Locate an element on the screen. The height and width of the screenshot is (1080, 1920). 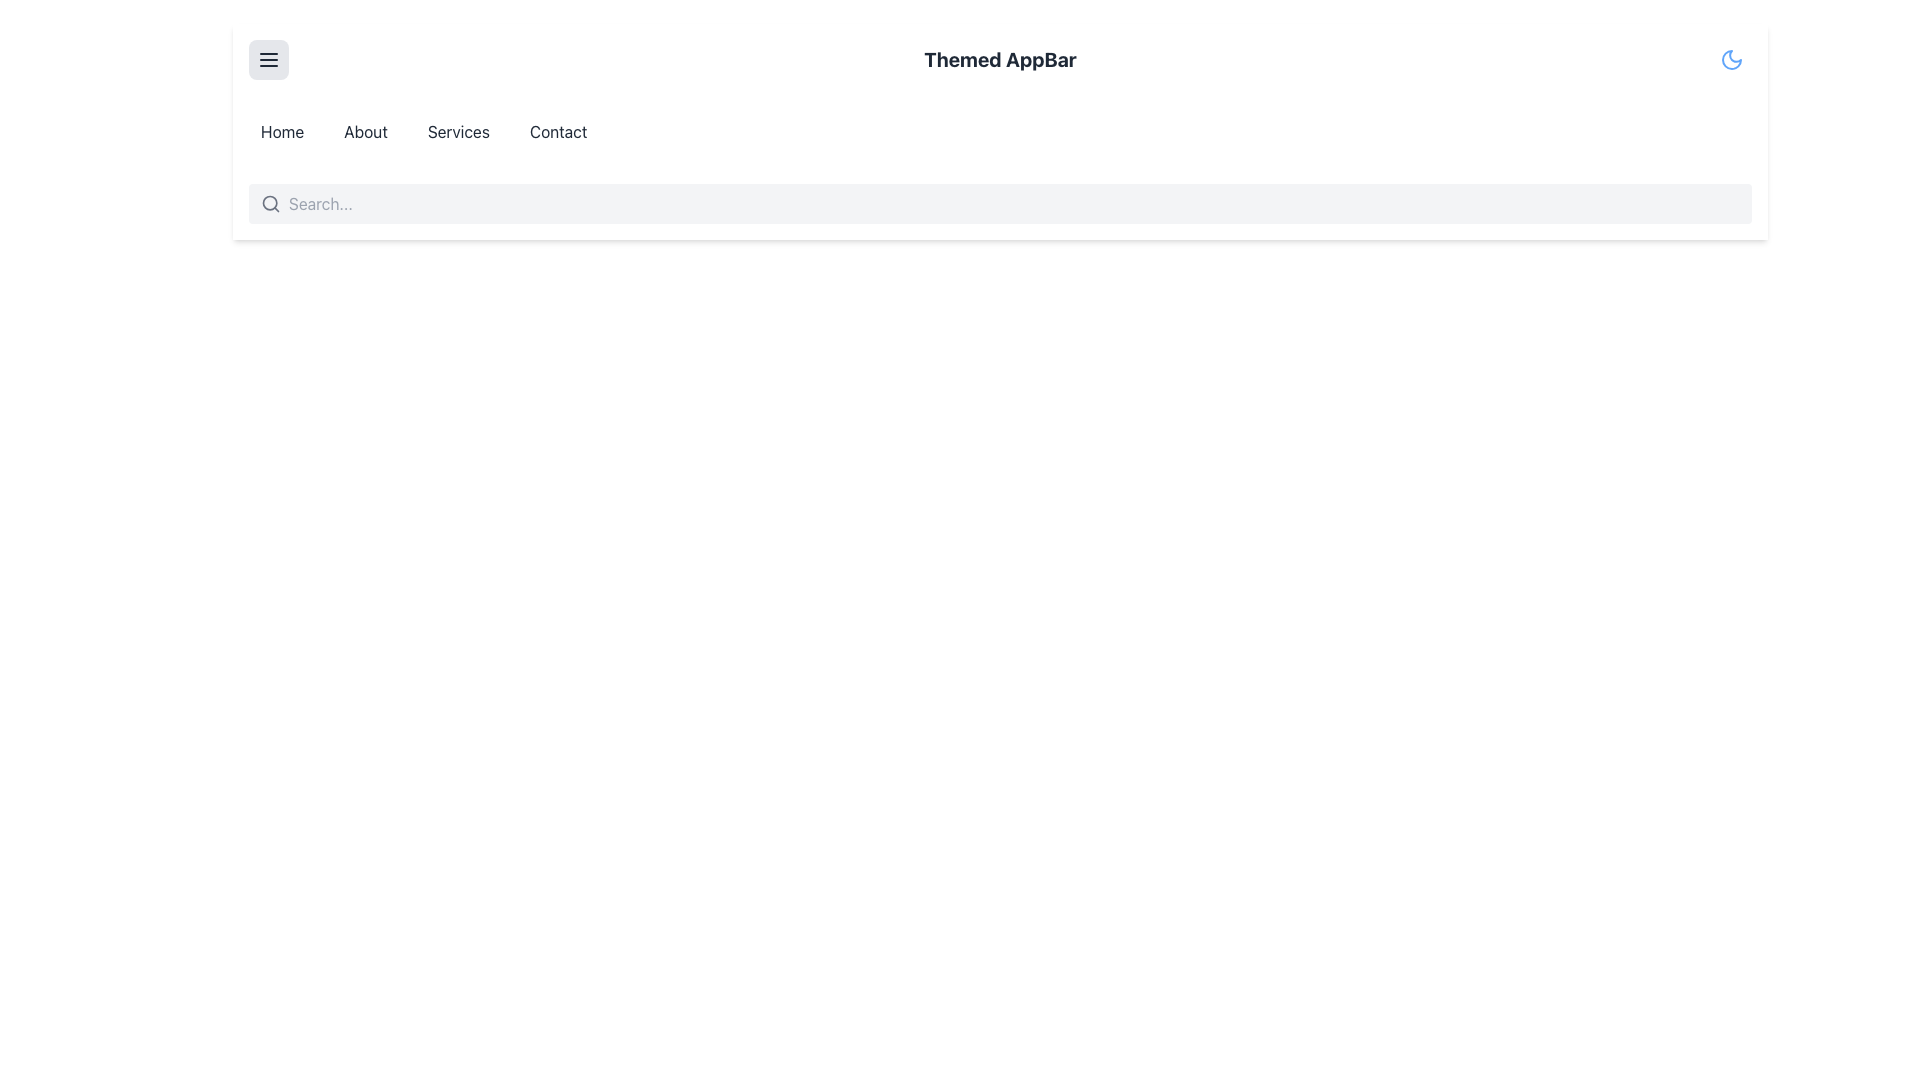
the circular moon button icon located at the top-right of the app's navigation bar is located at coordinates (1731, 59).